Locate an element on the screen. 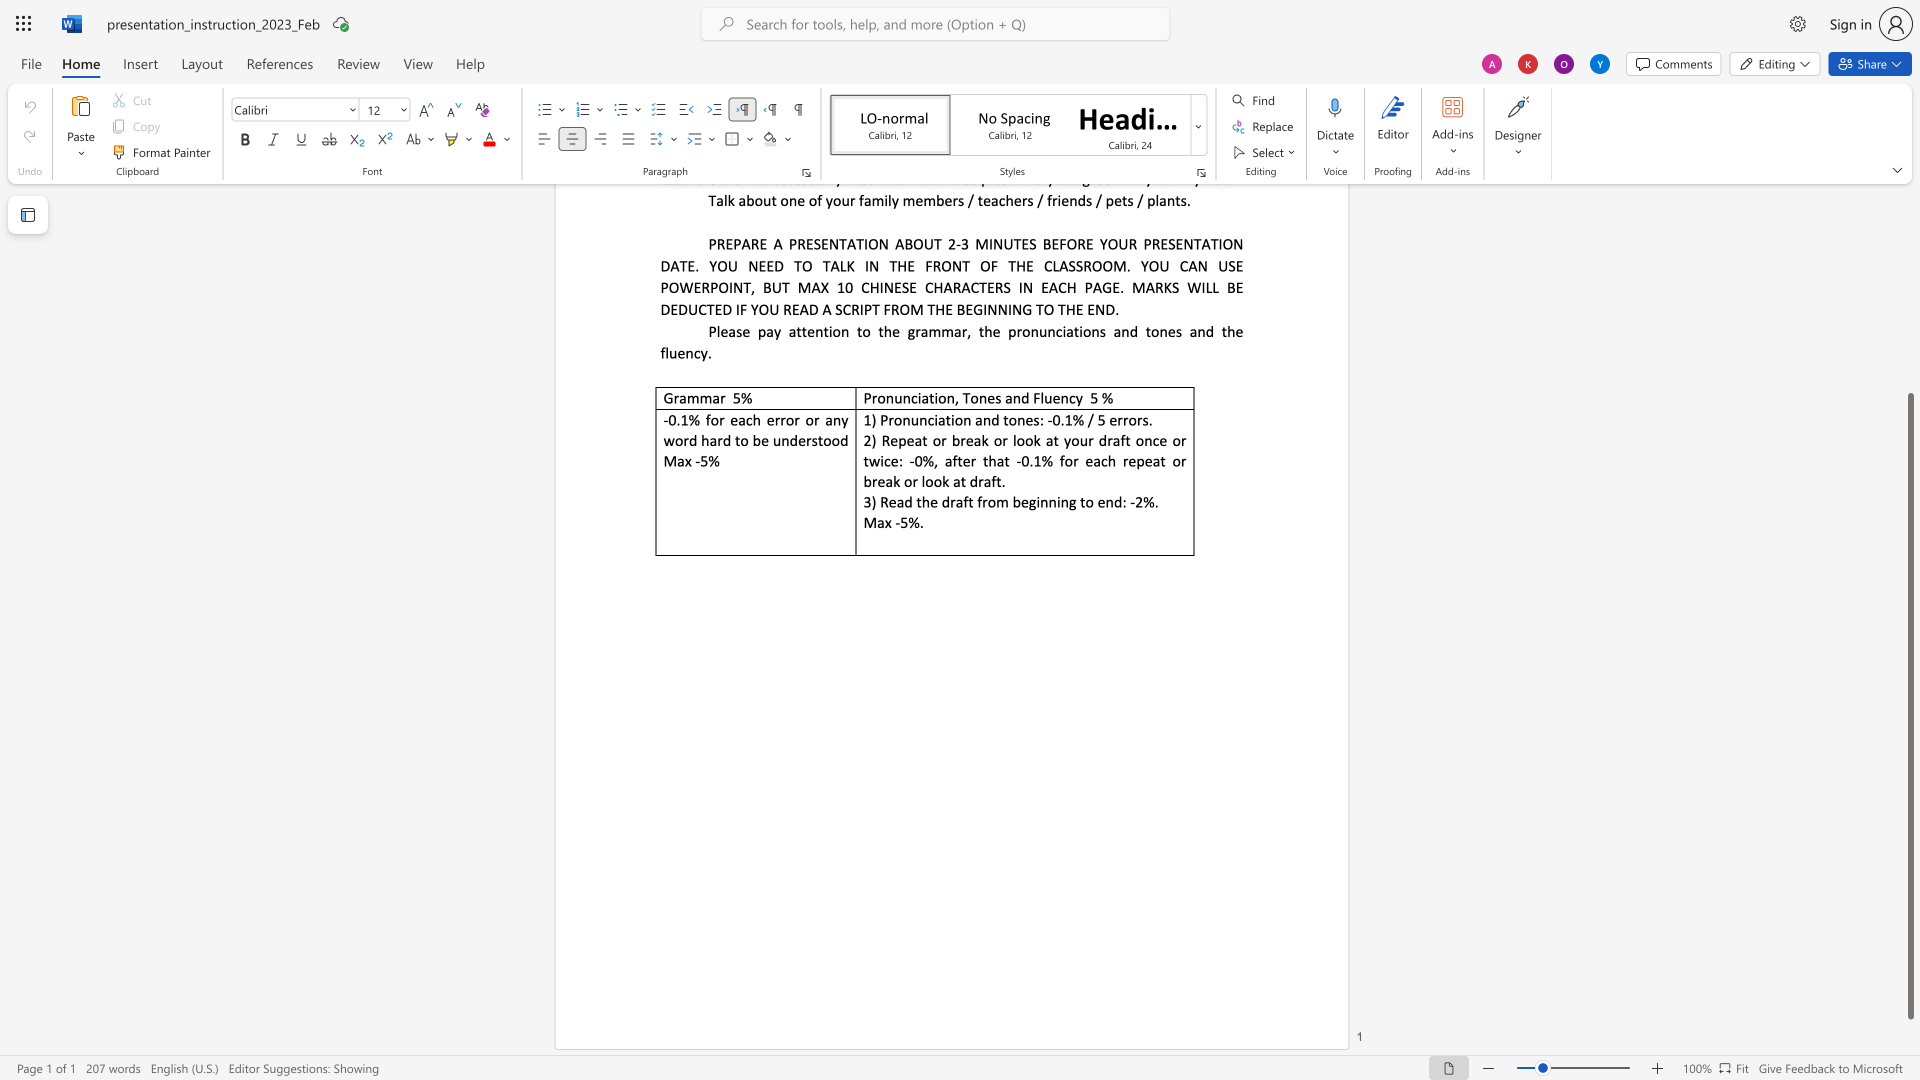 Image resolution: width=1920 pixels, height=1080 pixels. the right-hand scrollbar to ascend the page is located at coordinates (1909, 270).